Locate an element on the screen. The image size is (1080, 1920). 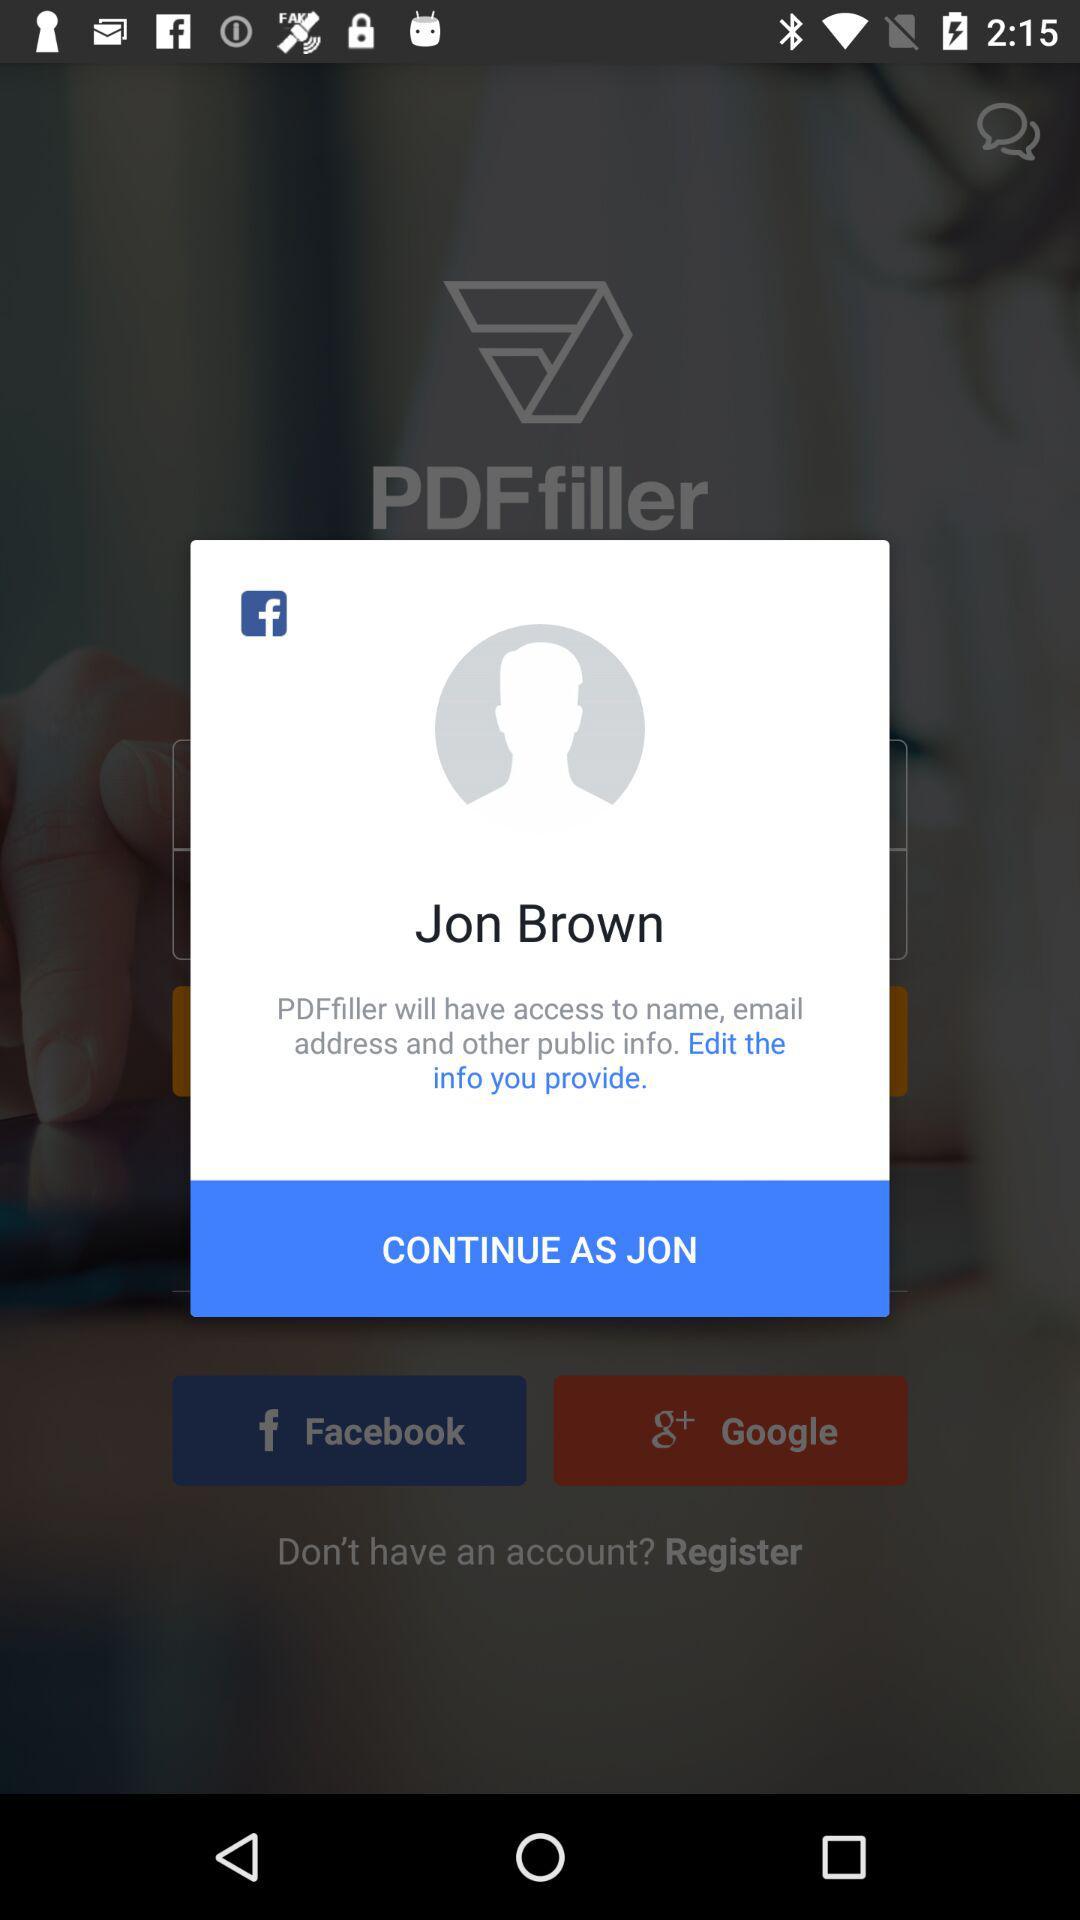
continue as jon is located at coordinates (540, 1247).